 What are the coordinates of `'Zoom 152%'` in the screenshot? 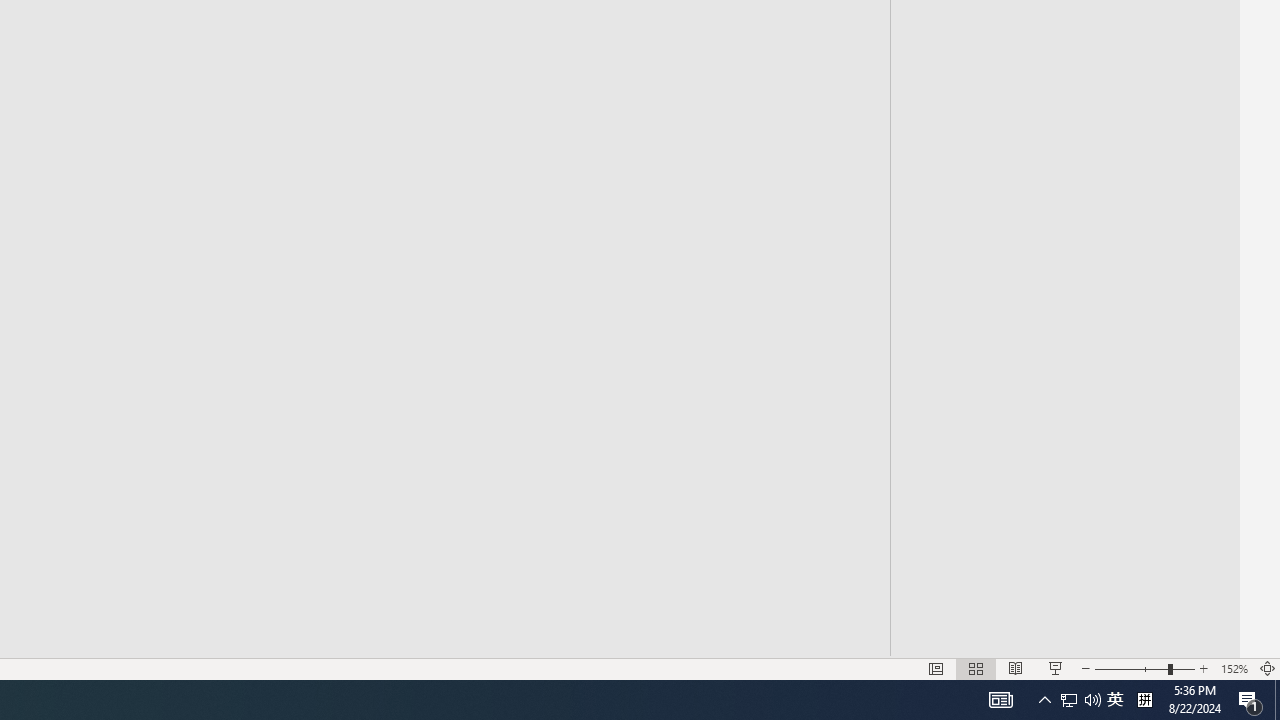 It's located at (1233, 669).